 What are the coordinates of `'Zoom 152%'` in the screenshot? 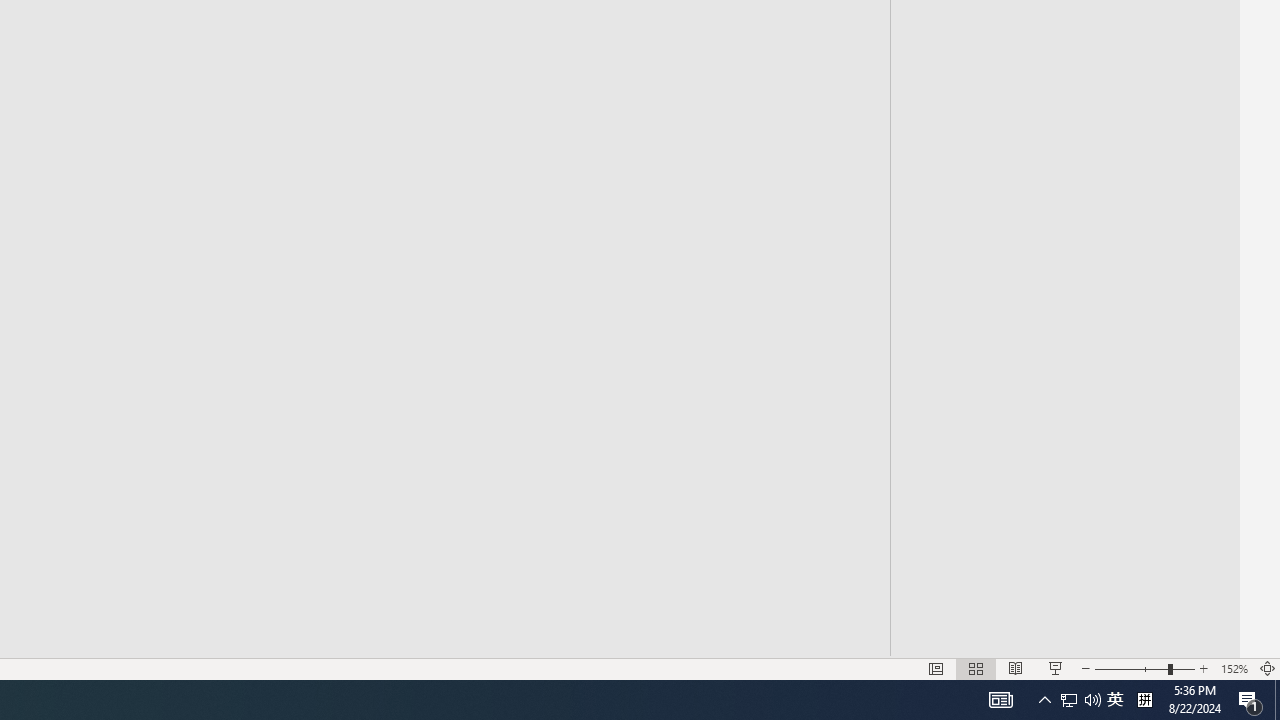 It's located at (1233, 669).